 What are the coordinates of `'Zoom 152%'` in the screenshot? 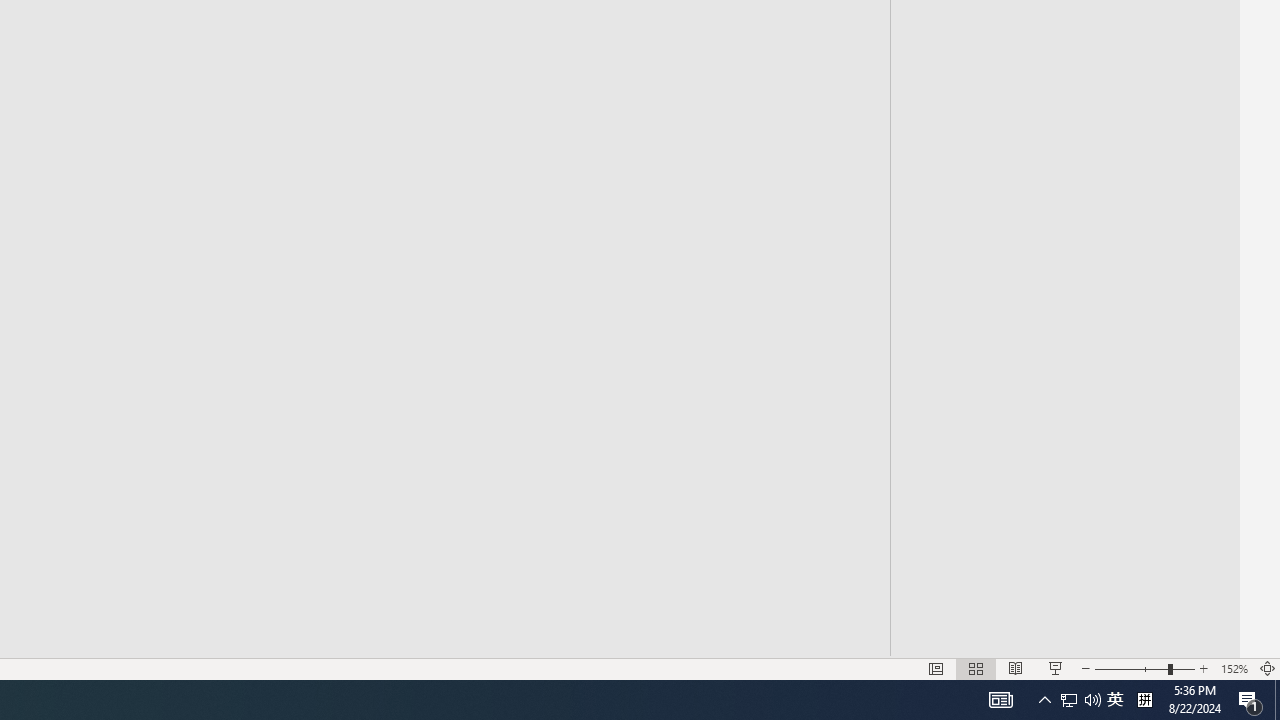 It's located at (1233, 669).